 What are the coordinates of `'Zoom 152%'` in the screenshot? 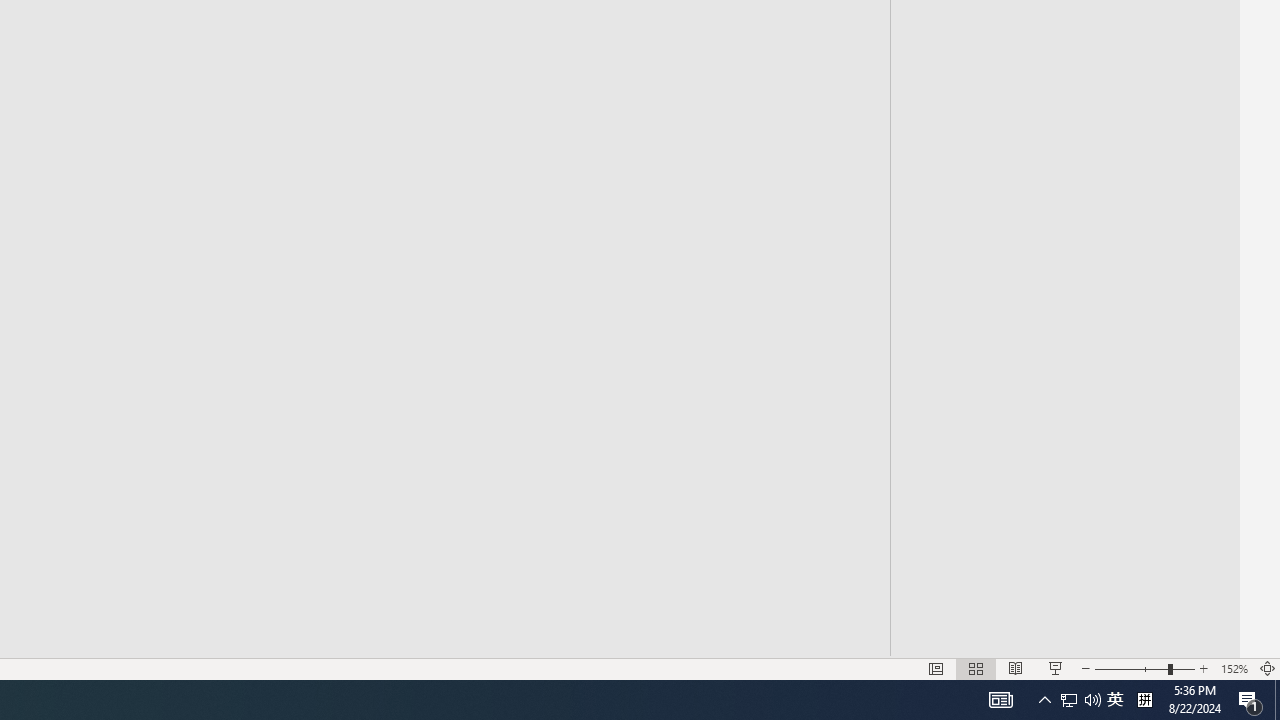 It's located at (1233, 669).